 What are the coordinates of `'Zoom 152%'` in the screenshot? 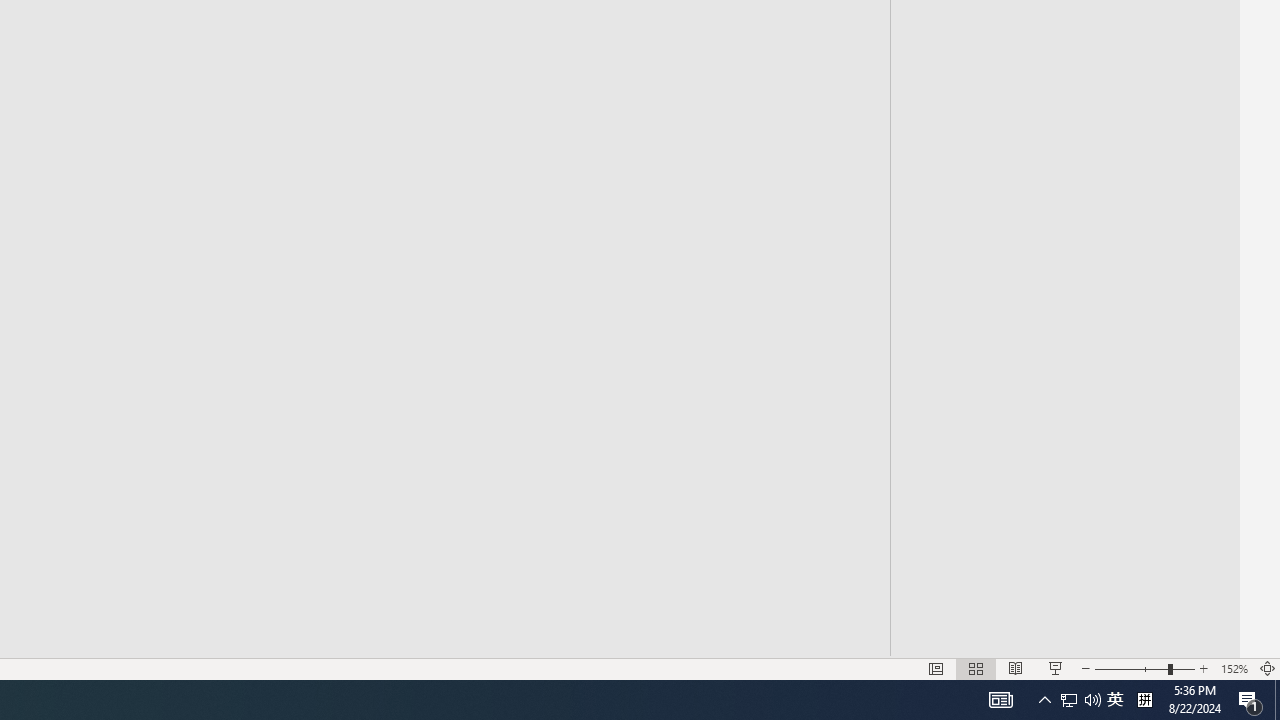 It's located at (1233, 669).